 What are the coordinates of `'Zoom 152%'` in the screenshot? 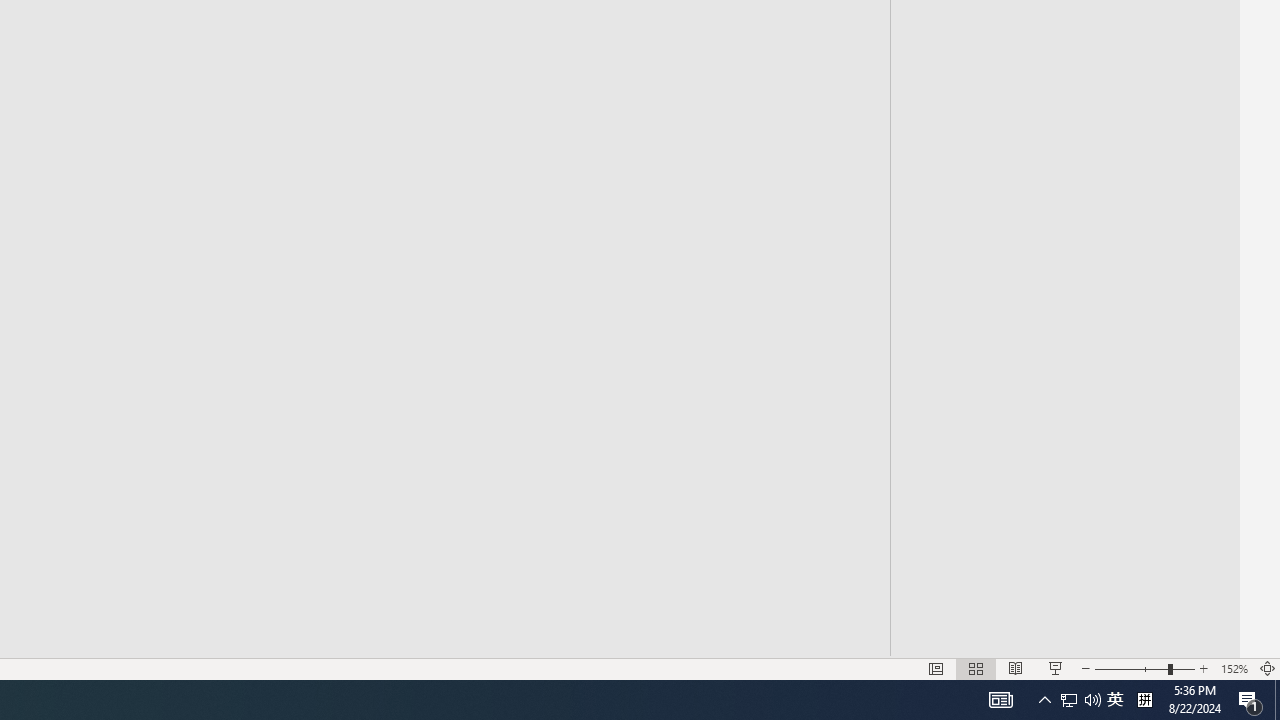 It's located at (1233, 669).